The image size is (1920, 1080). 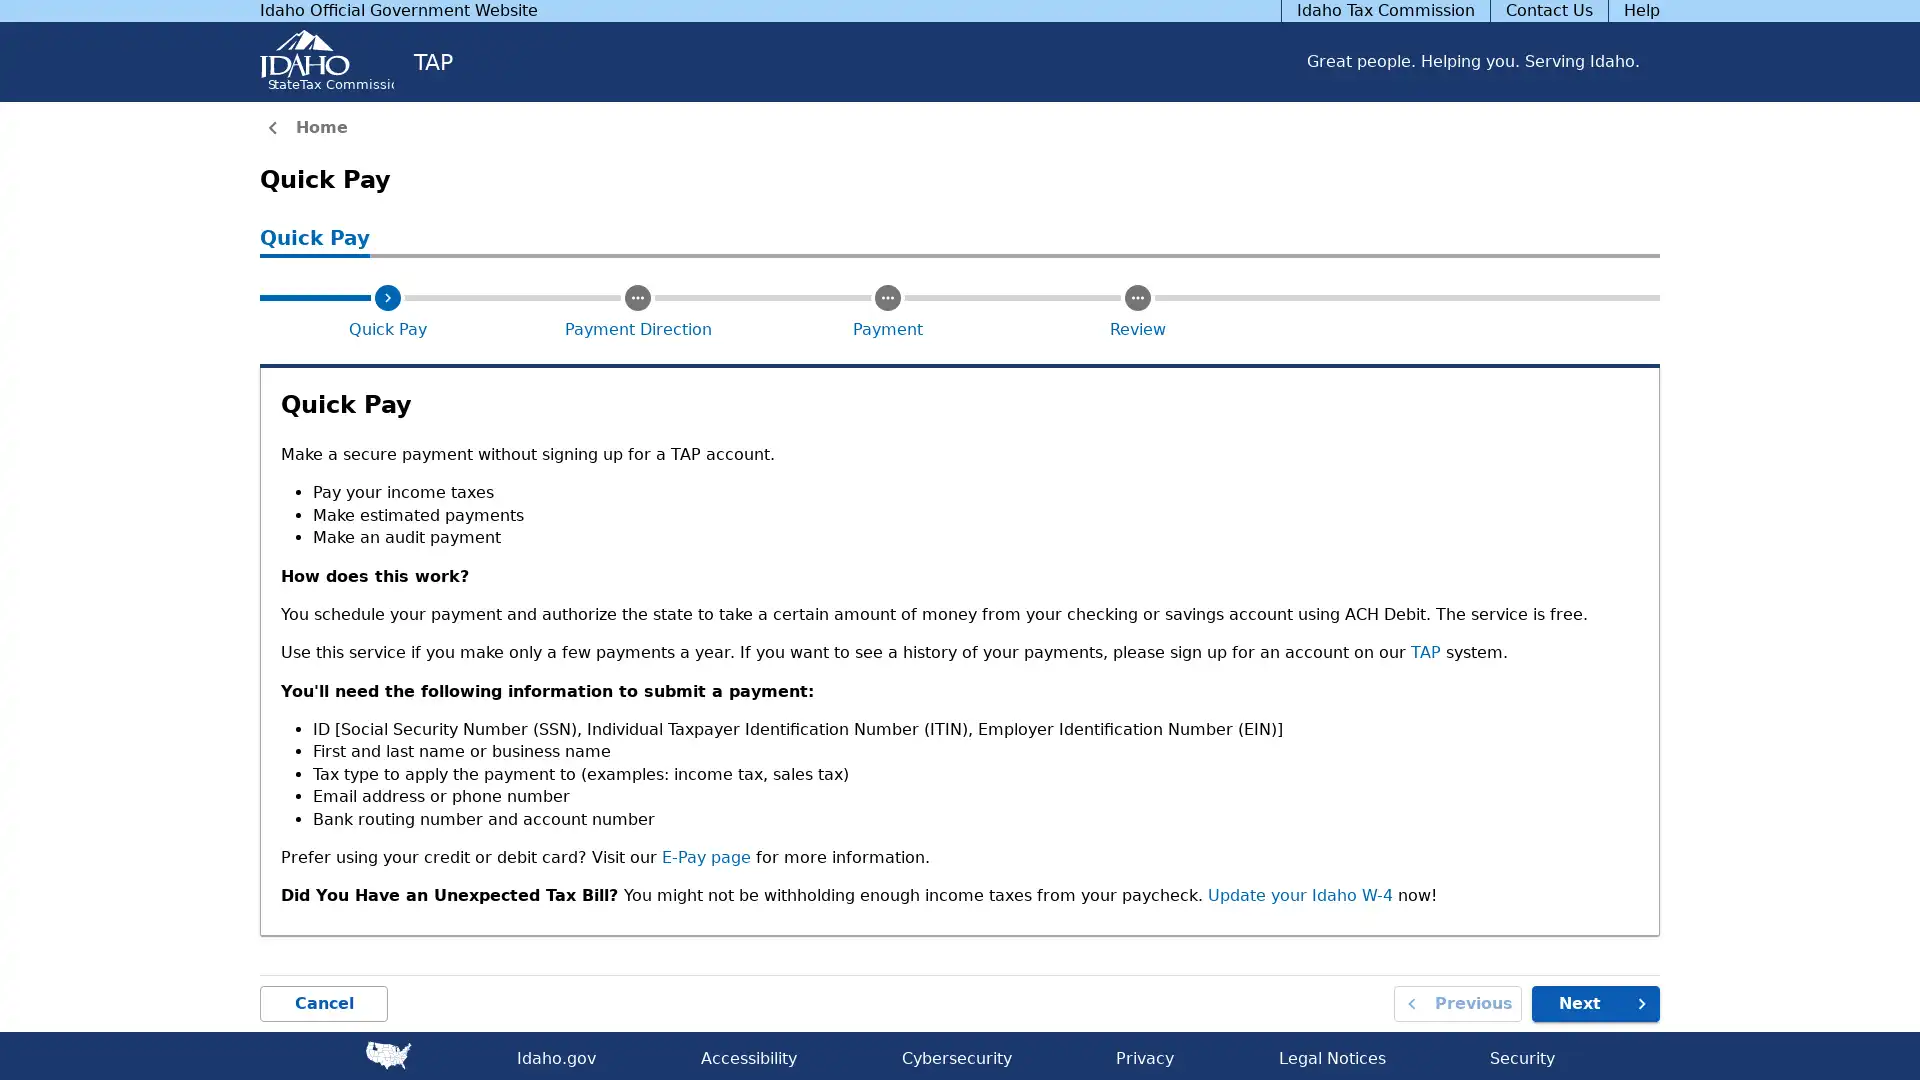 What do you see at coordinates (1458, 1003) in the screenshot?
I see `Previous` at bounding box center [1458, 1003].